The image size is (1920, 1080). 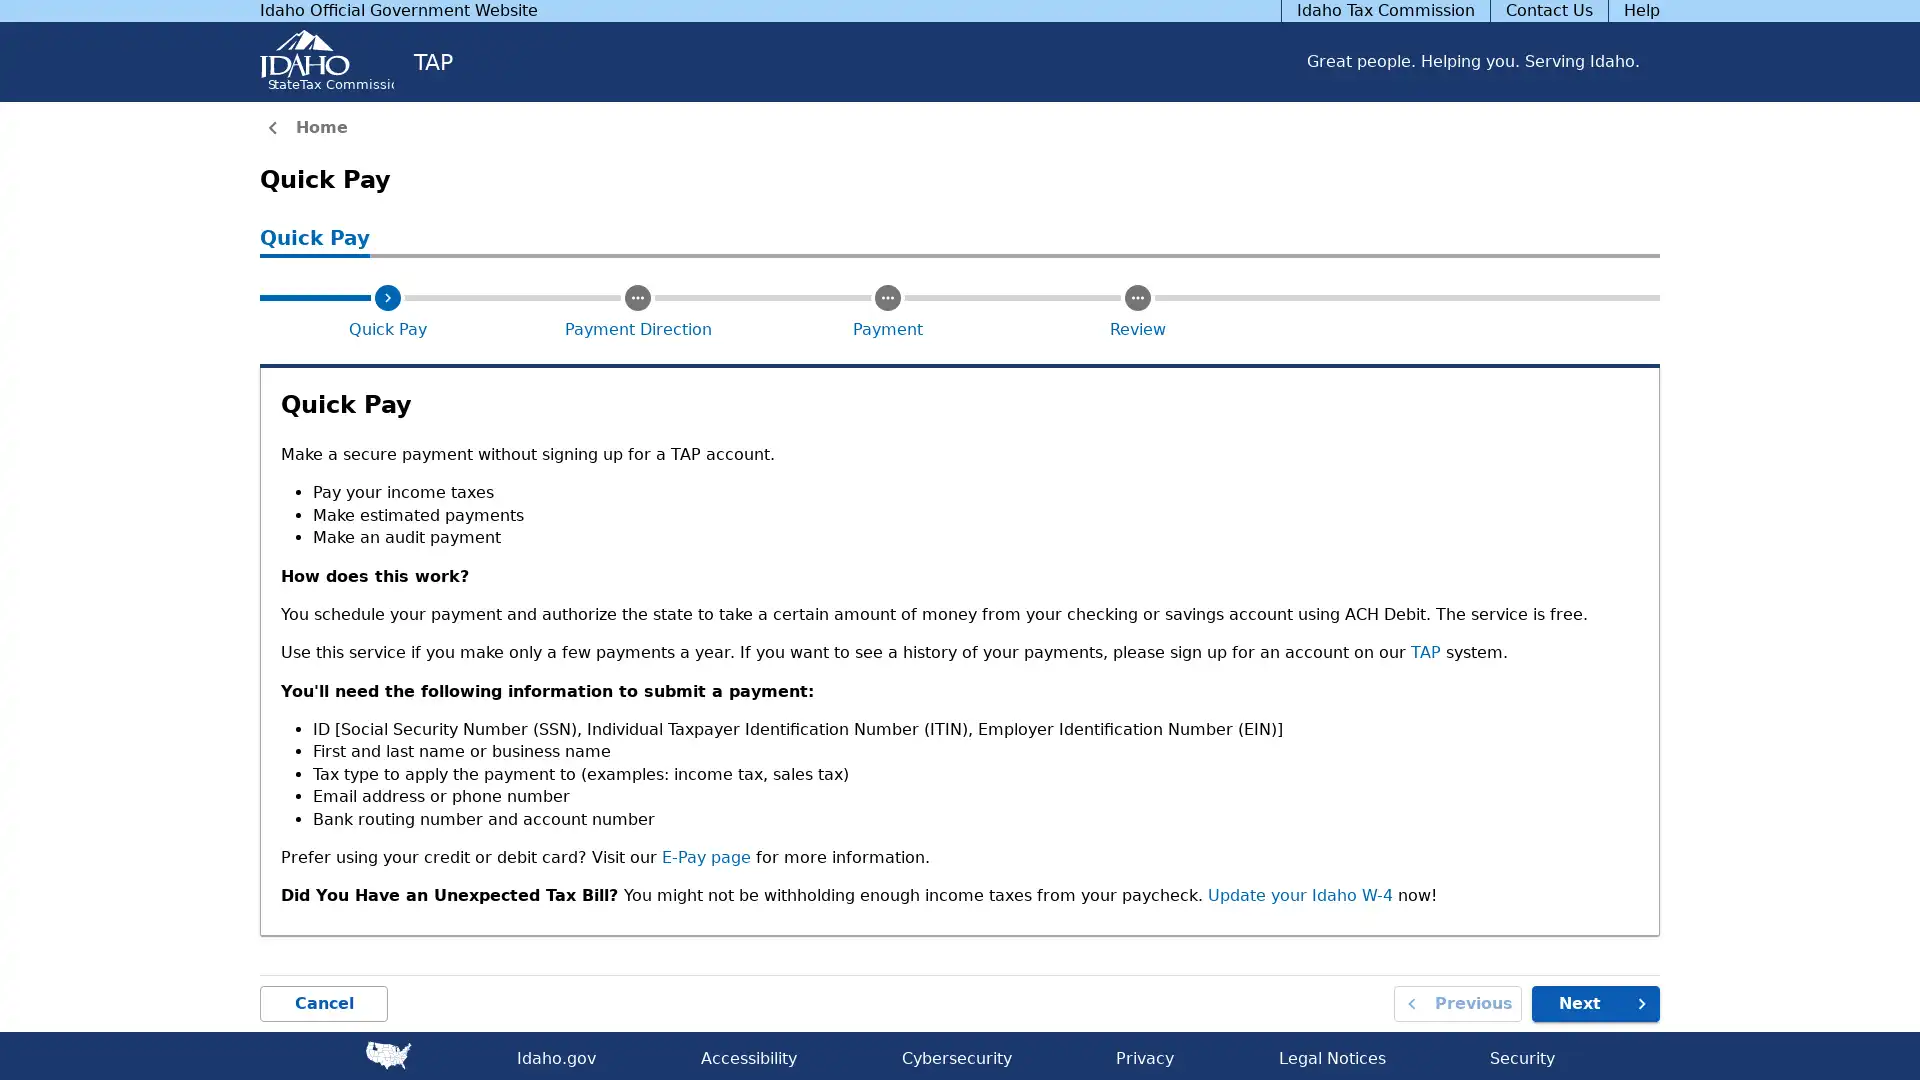 What do you see at coordinates (1458, 1003) in the screenshot?
I see `Previous` at bounding box center [1458, 1003].